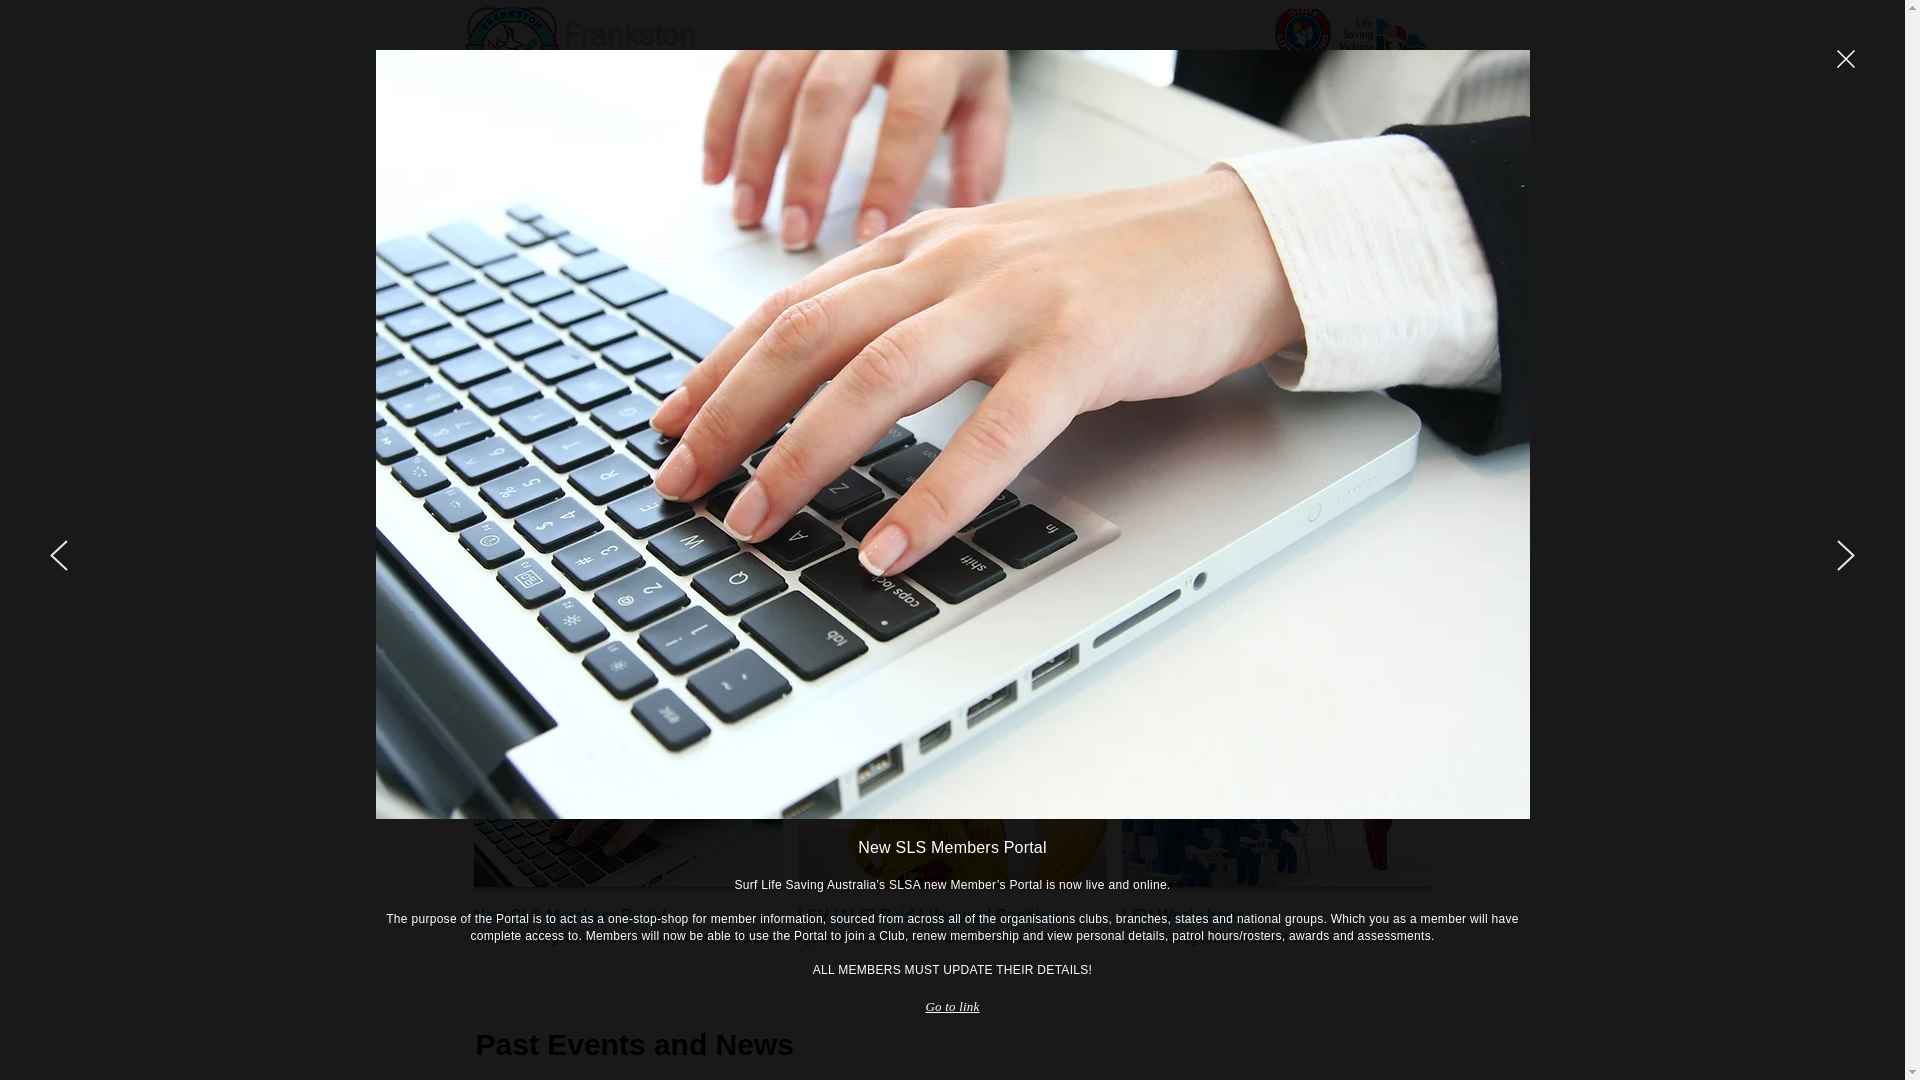 The width and height of the screenshot is (1920, 1080). What do you see at coordinates (952, 1006) in the screenshot?
I see `'Go to link'` at bounding box center [952, 1006].